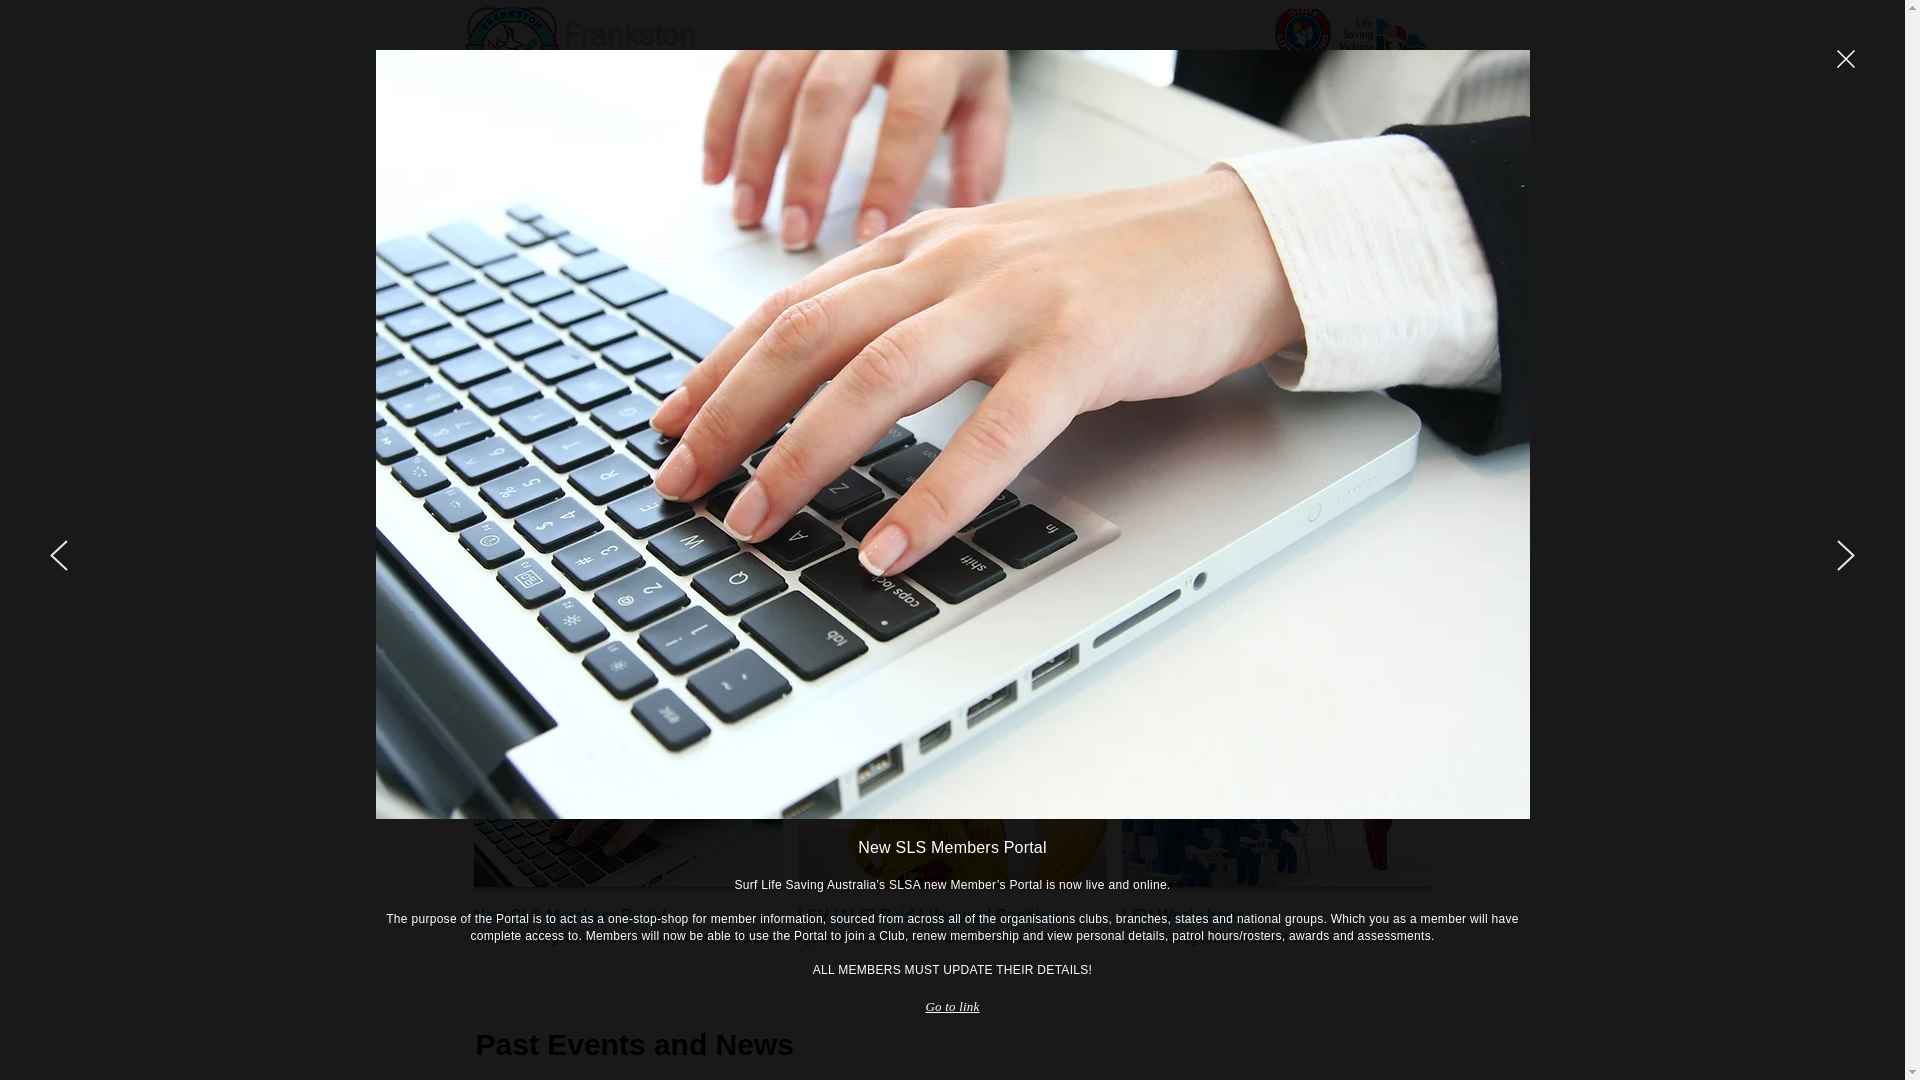 The width and height of the screenshot is (1920, 1080). What do you see at coordinates (952, 1006) in the screenshot?
I see `'Go to link'` at bounding box center [952, 1006].